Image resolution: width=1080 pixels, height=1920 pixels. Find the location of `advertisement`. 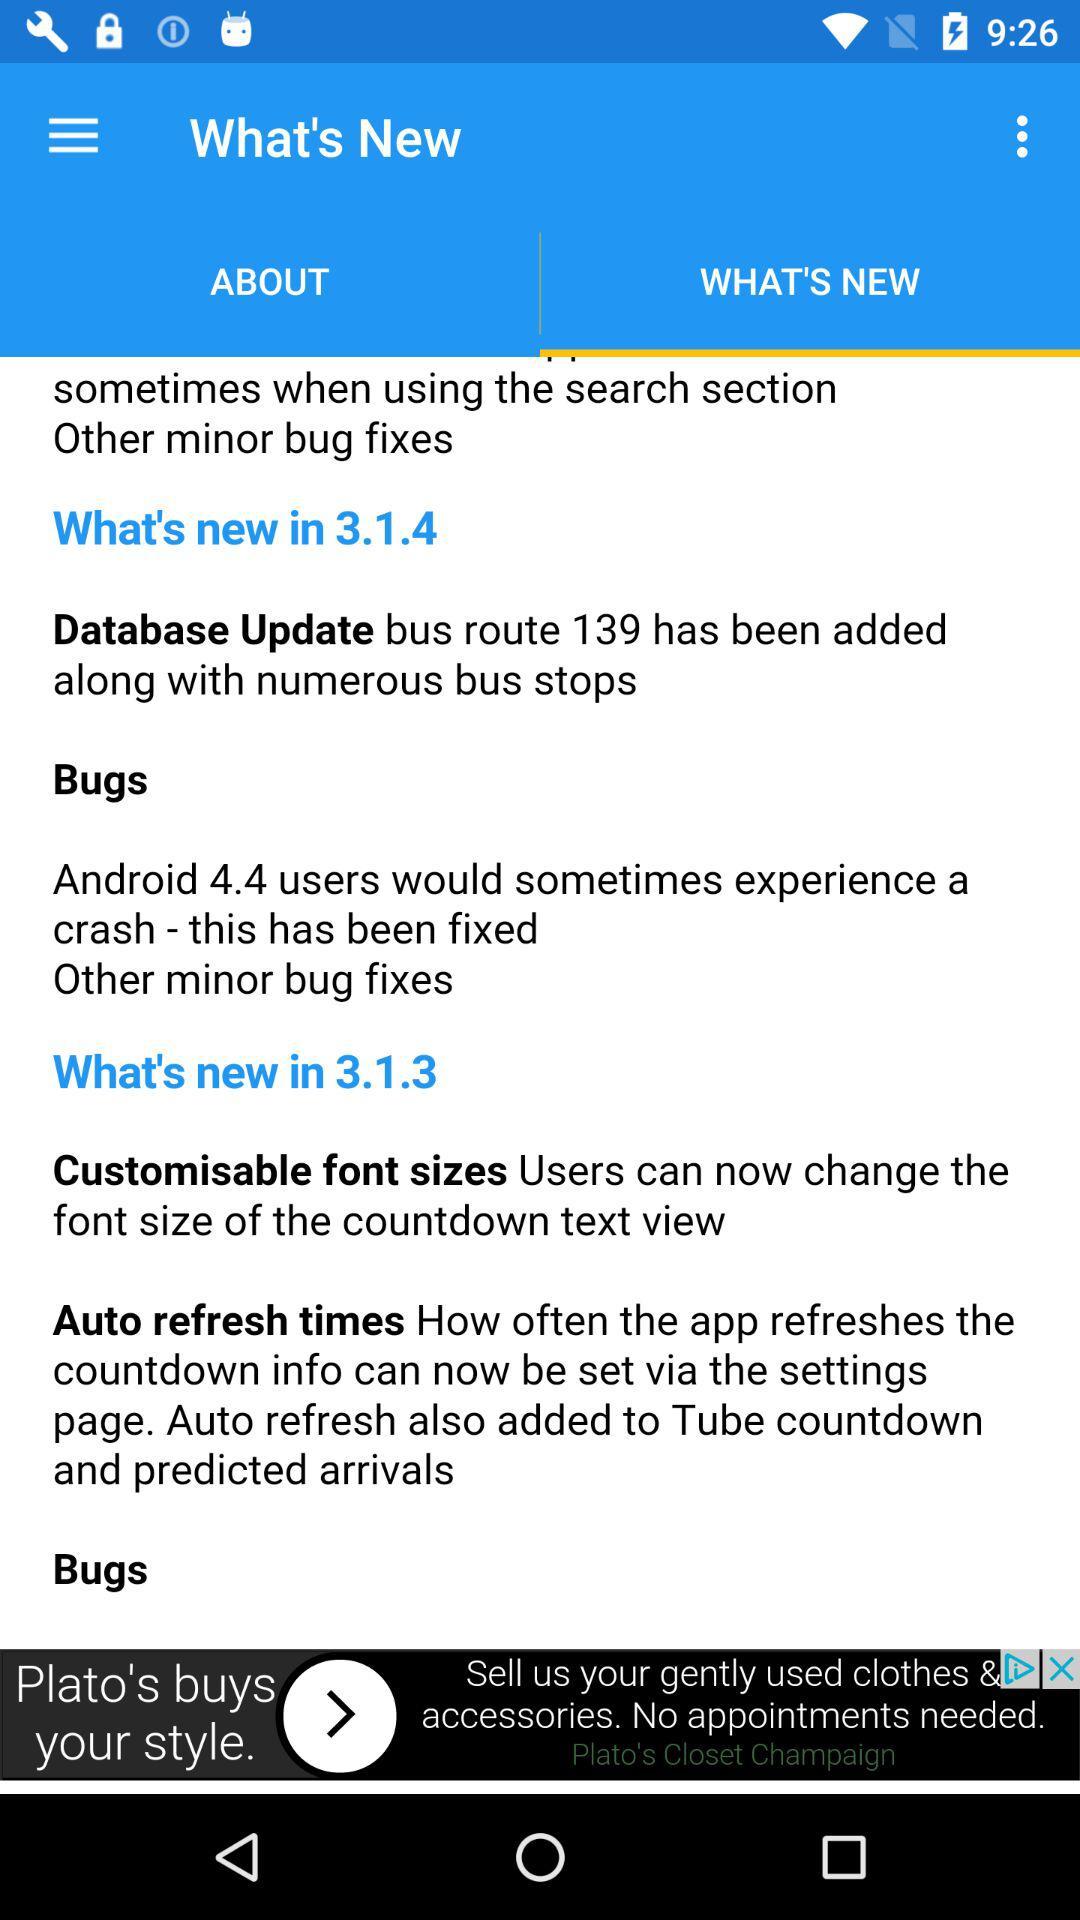

advertisement is located at coordinates (540, 1713).